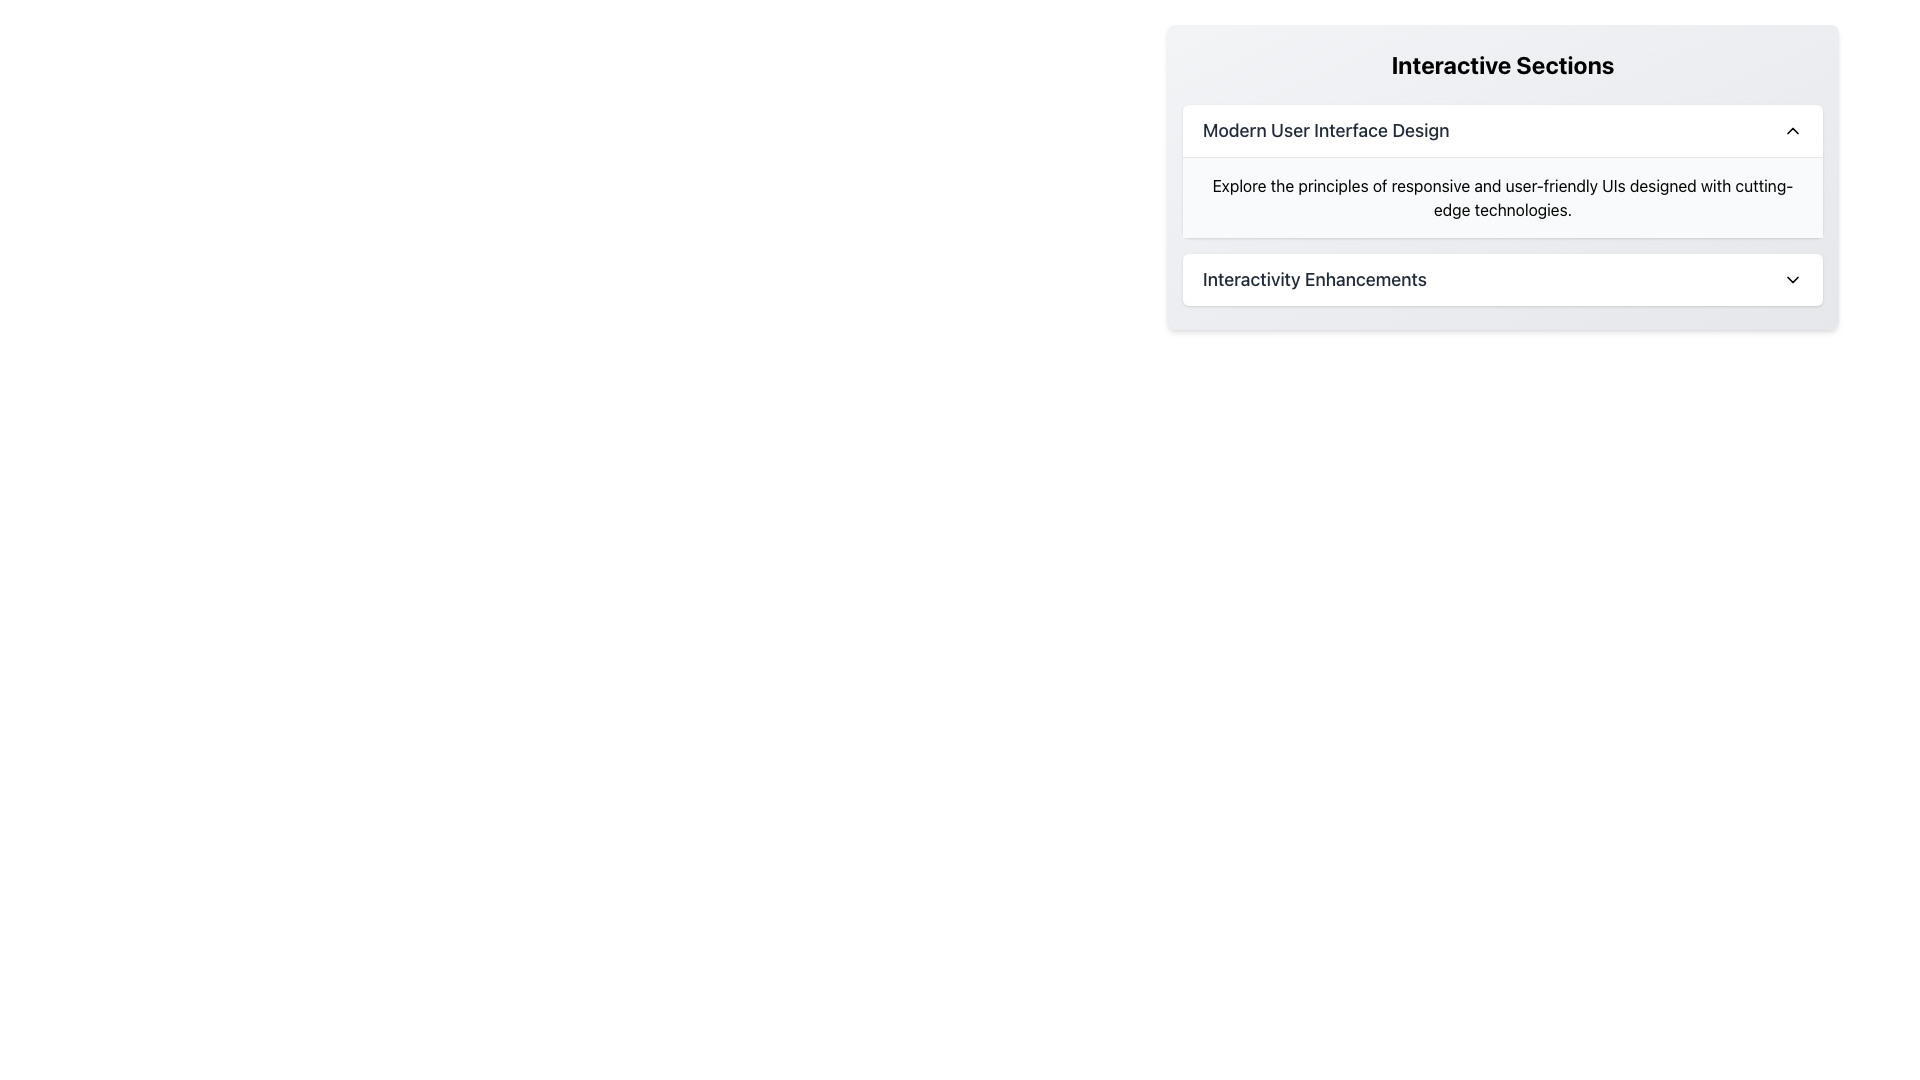 The height and width of the screenshot is (1080, 1920). Describe the element at coordinates (1793, 280) in the screenshot. I see `the chevron icon located to the right of the 'Interactivity Enhancements' text` at that location.